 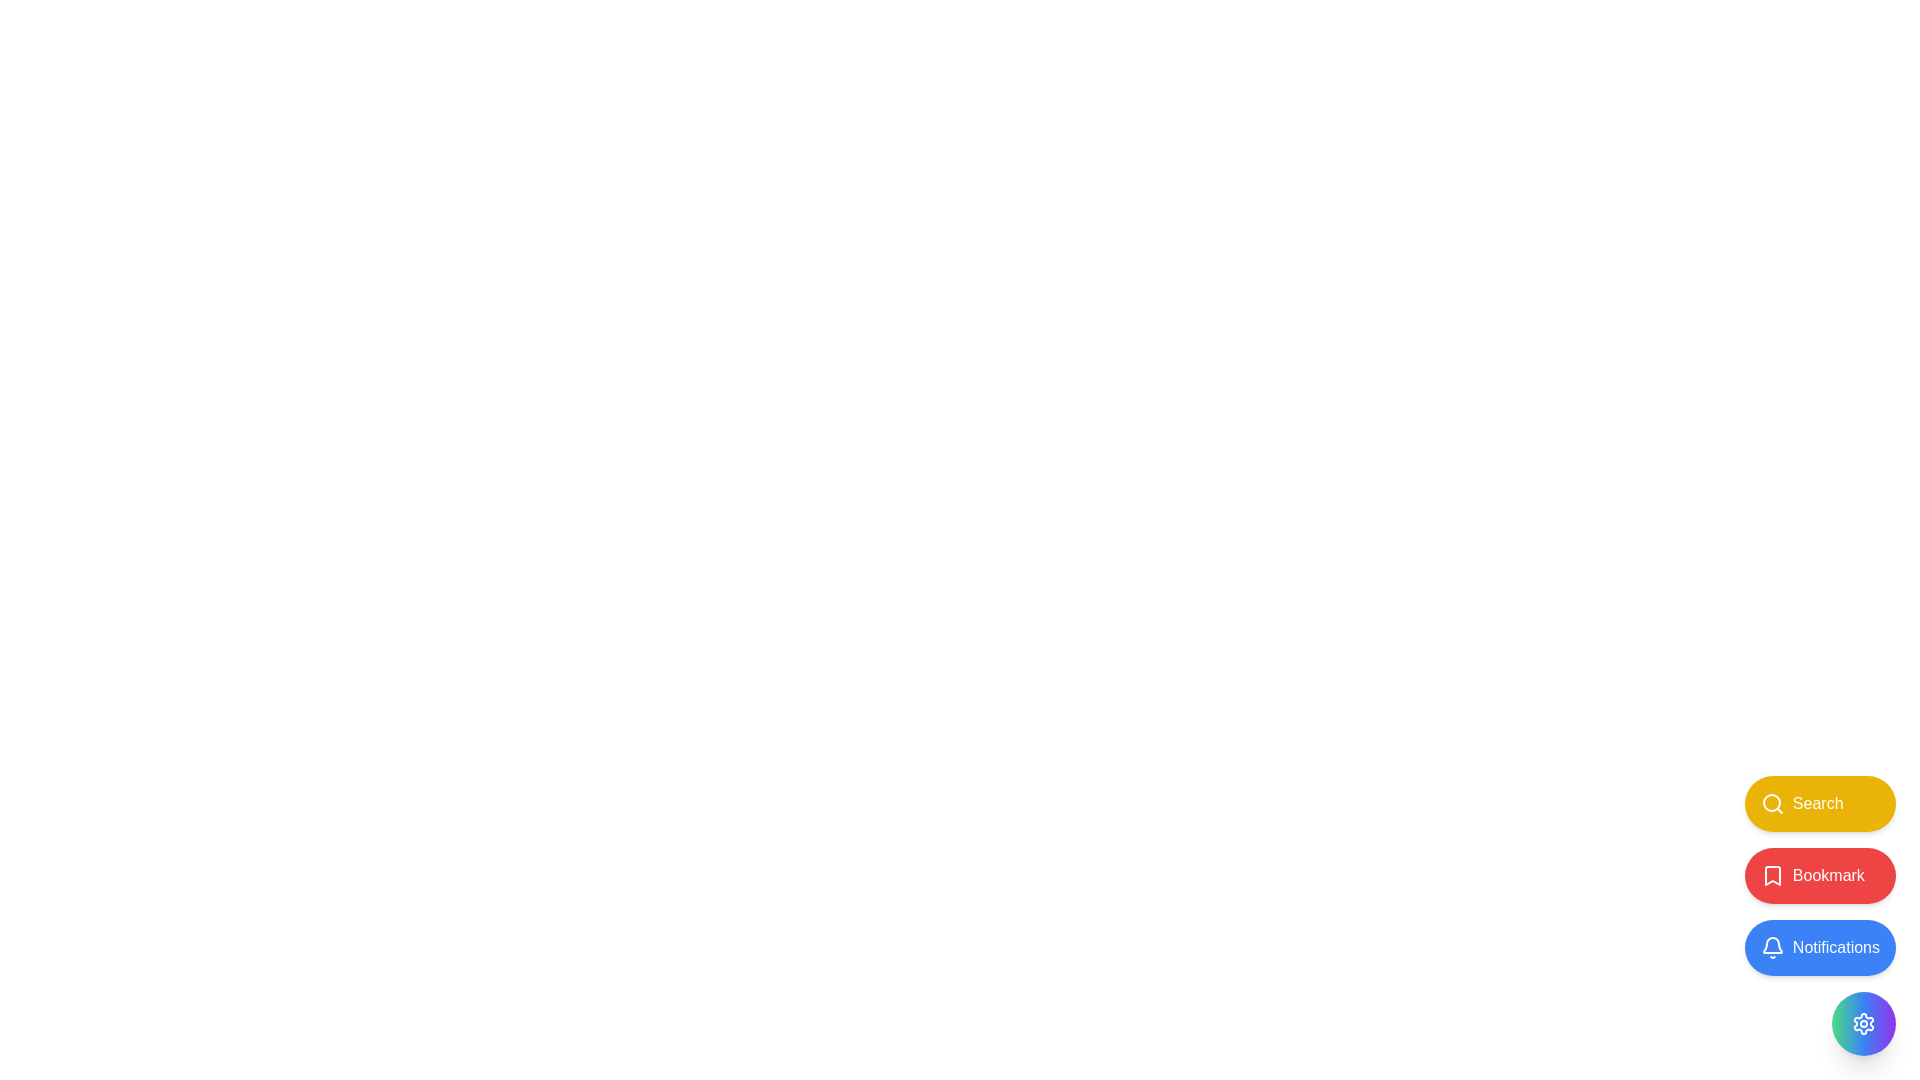 What do you see at coordinates (1820, 802) in the screenshot?
I see `the yellow 'Search' button with rounded edges and a magnifying glass icon` at bounding box center [1820, 802].